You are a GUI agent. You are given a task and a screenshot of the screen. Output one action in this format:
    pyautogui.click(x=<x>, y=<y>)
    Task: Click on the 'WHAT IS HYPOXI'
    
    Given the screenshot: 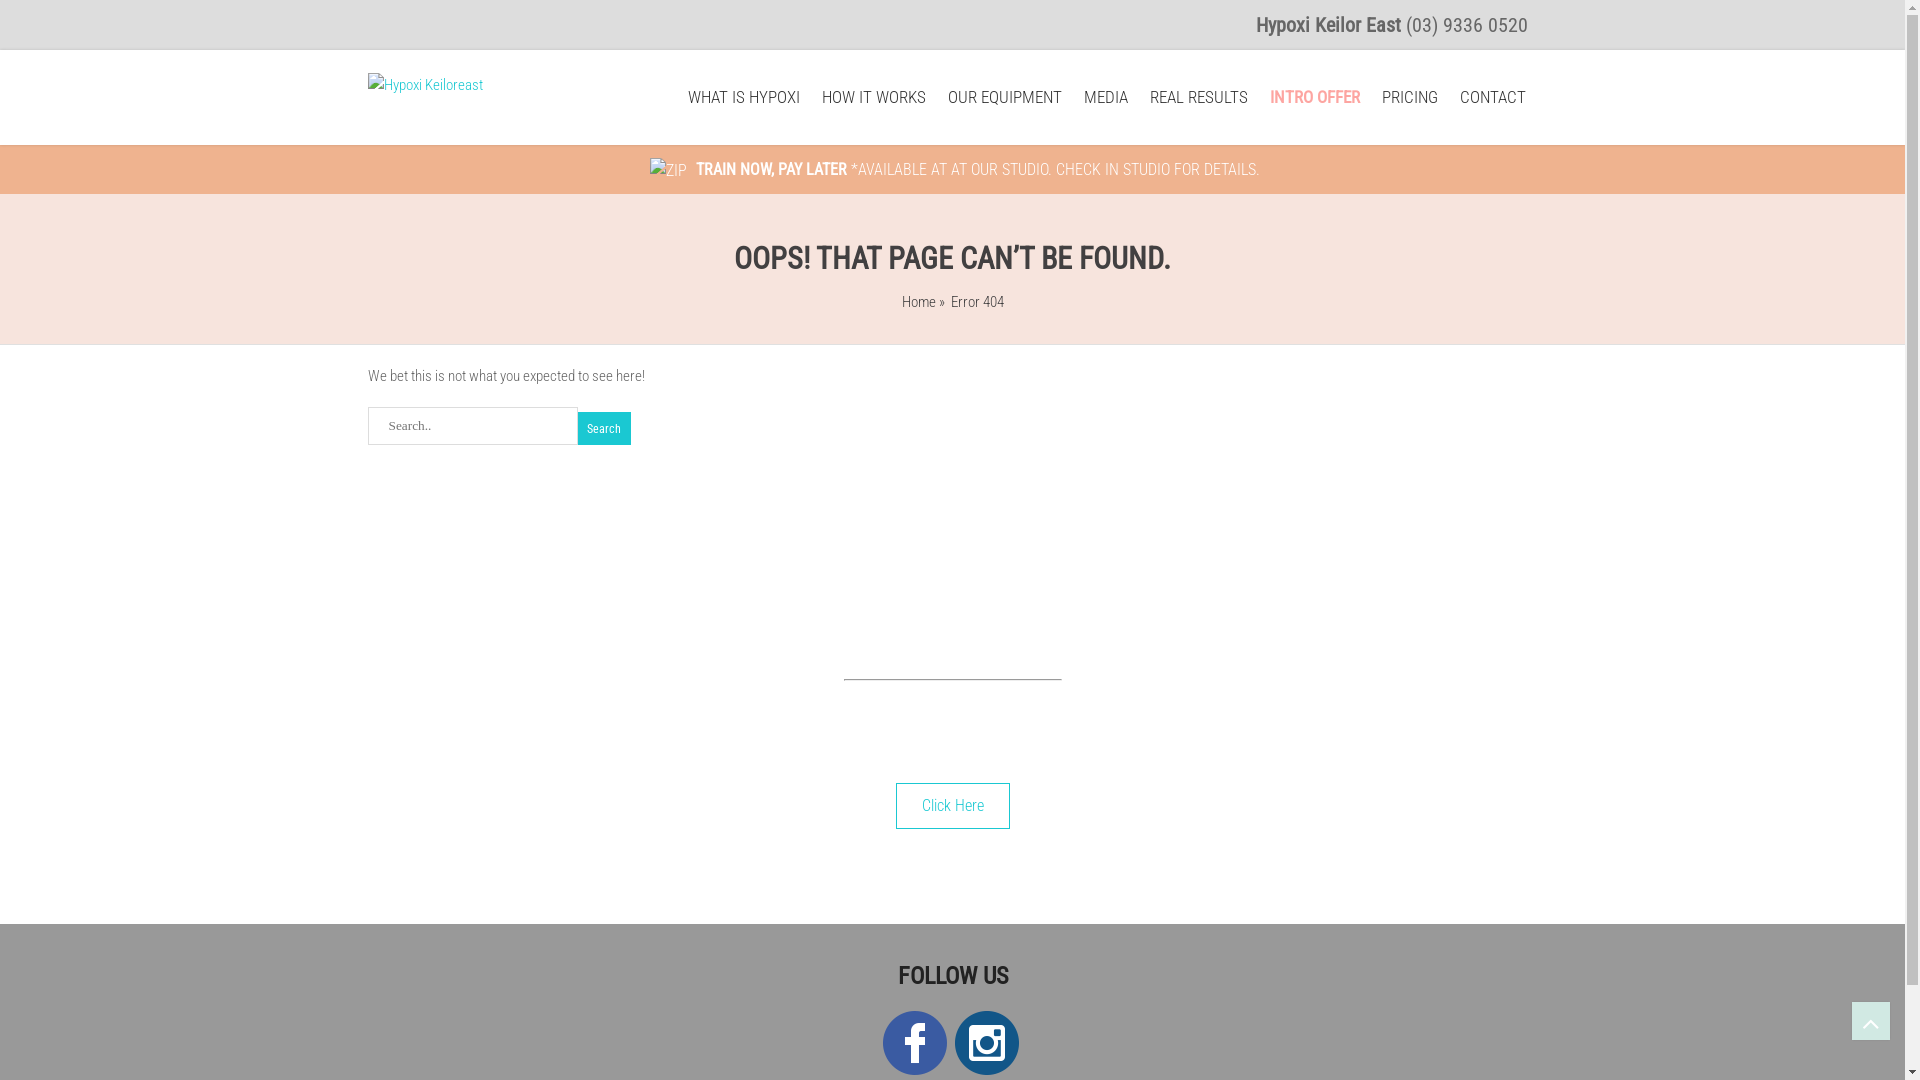 What is the action you would take?
    pyautogui.click(x=743, y=97)
    